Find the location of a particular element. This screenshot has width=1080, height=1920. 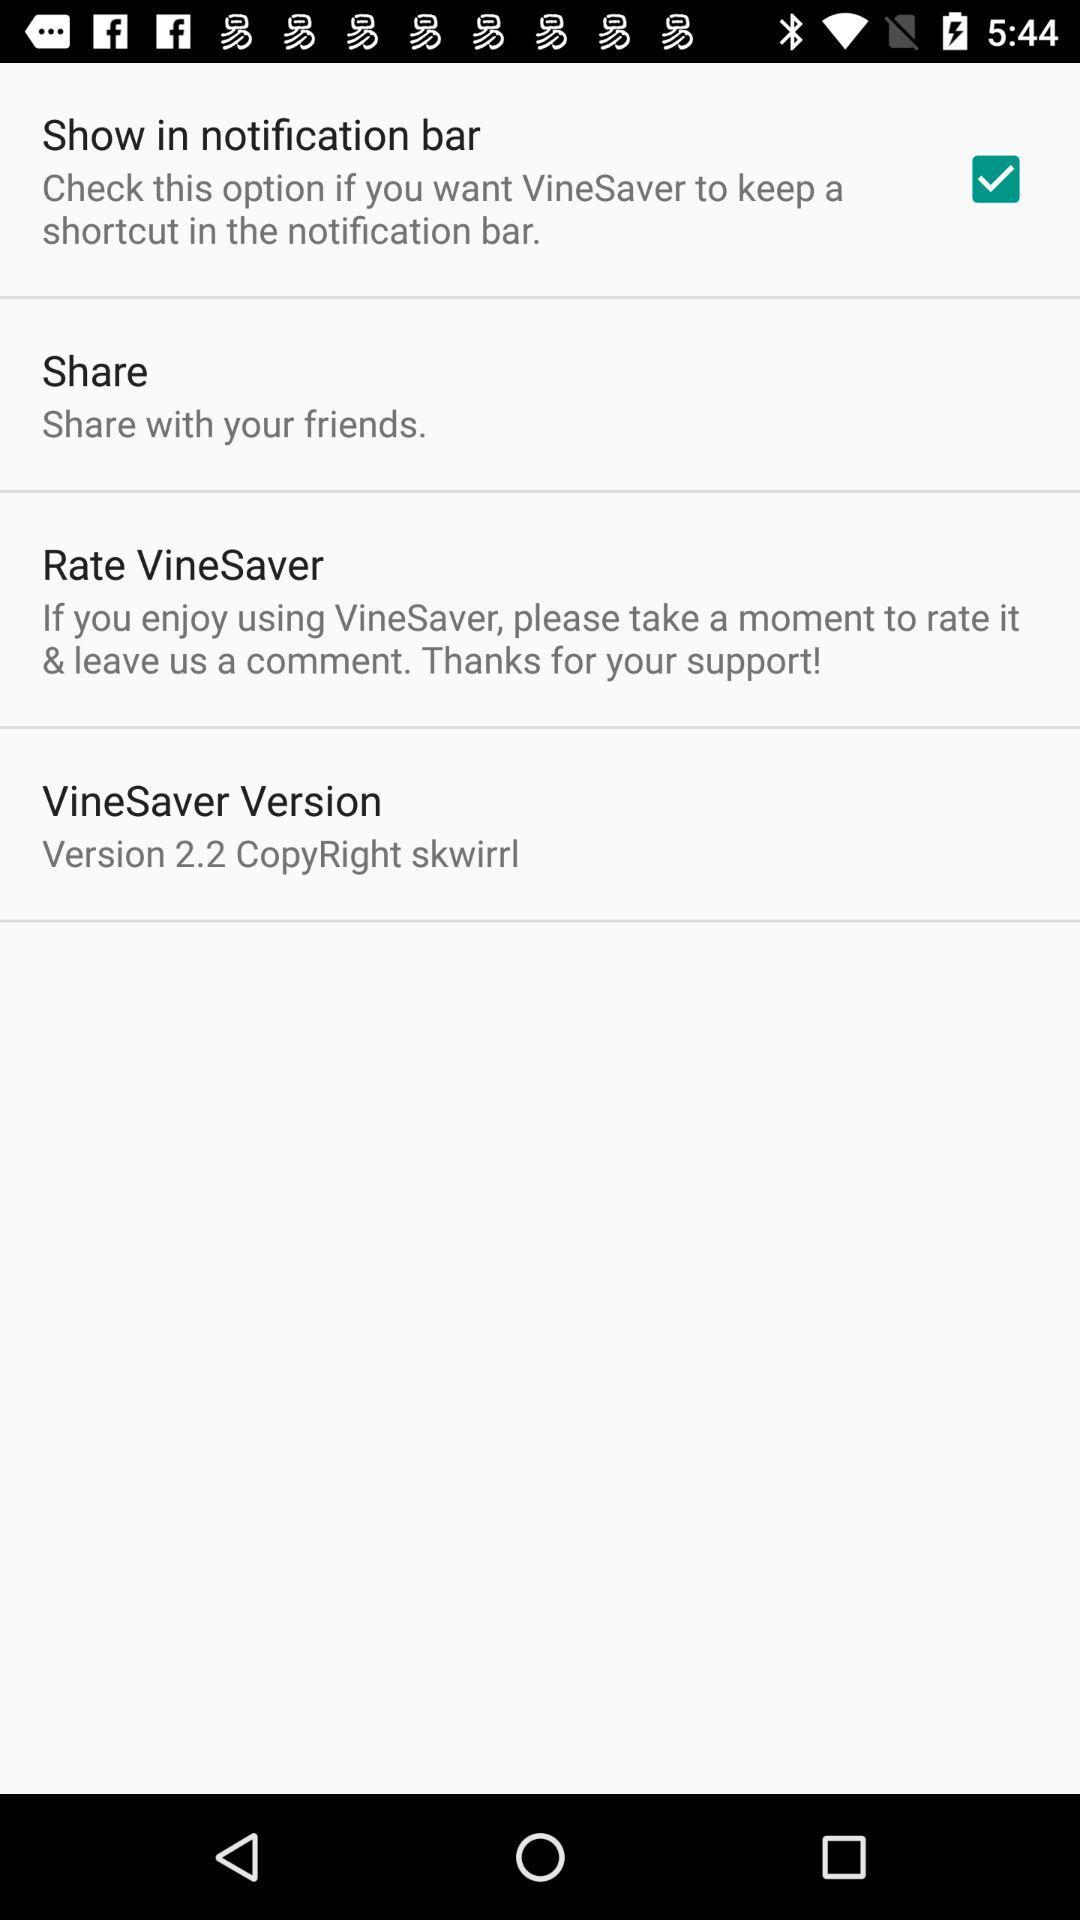

the version 2 2 icon is located at coordinates (280, 852).